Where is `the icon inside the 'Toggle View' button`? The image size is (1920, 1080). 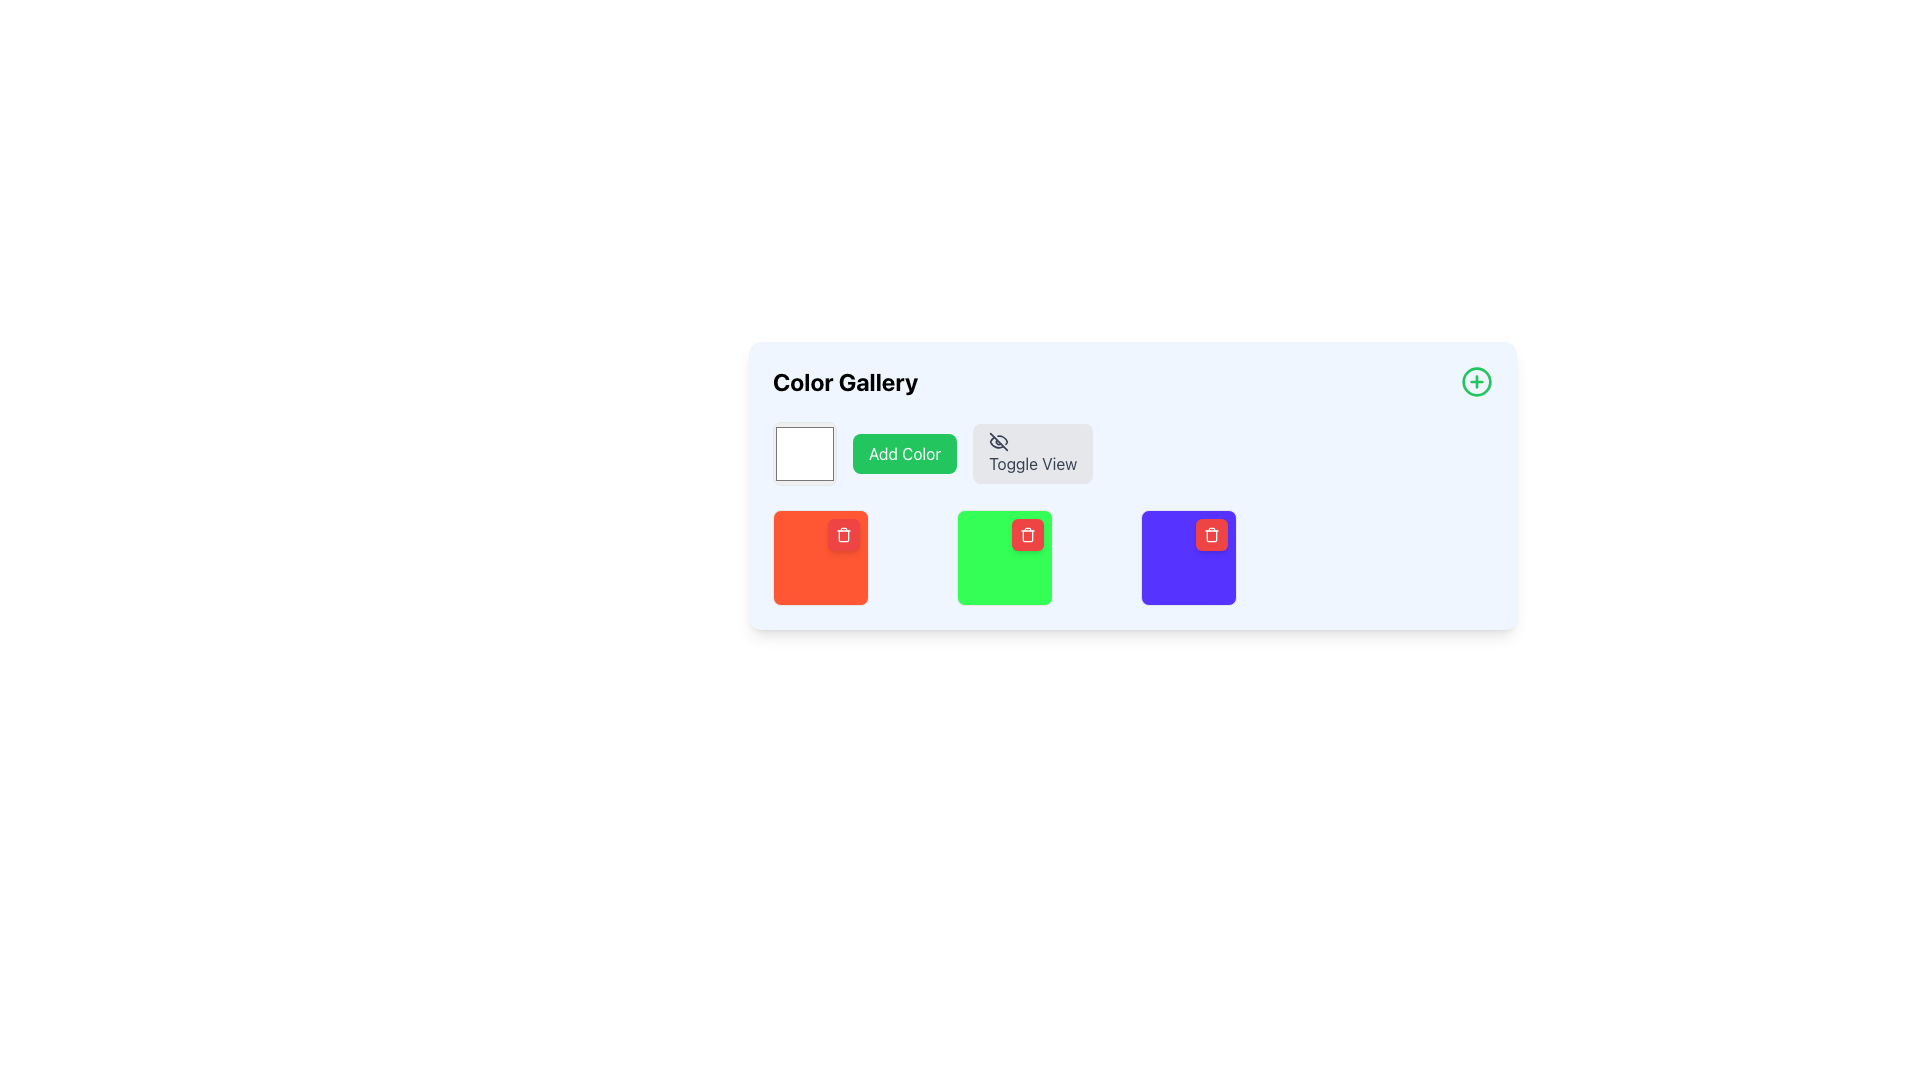 the icon inside the 'Toggle View' button is located at coordinates (999, 441).